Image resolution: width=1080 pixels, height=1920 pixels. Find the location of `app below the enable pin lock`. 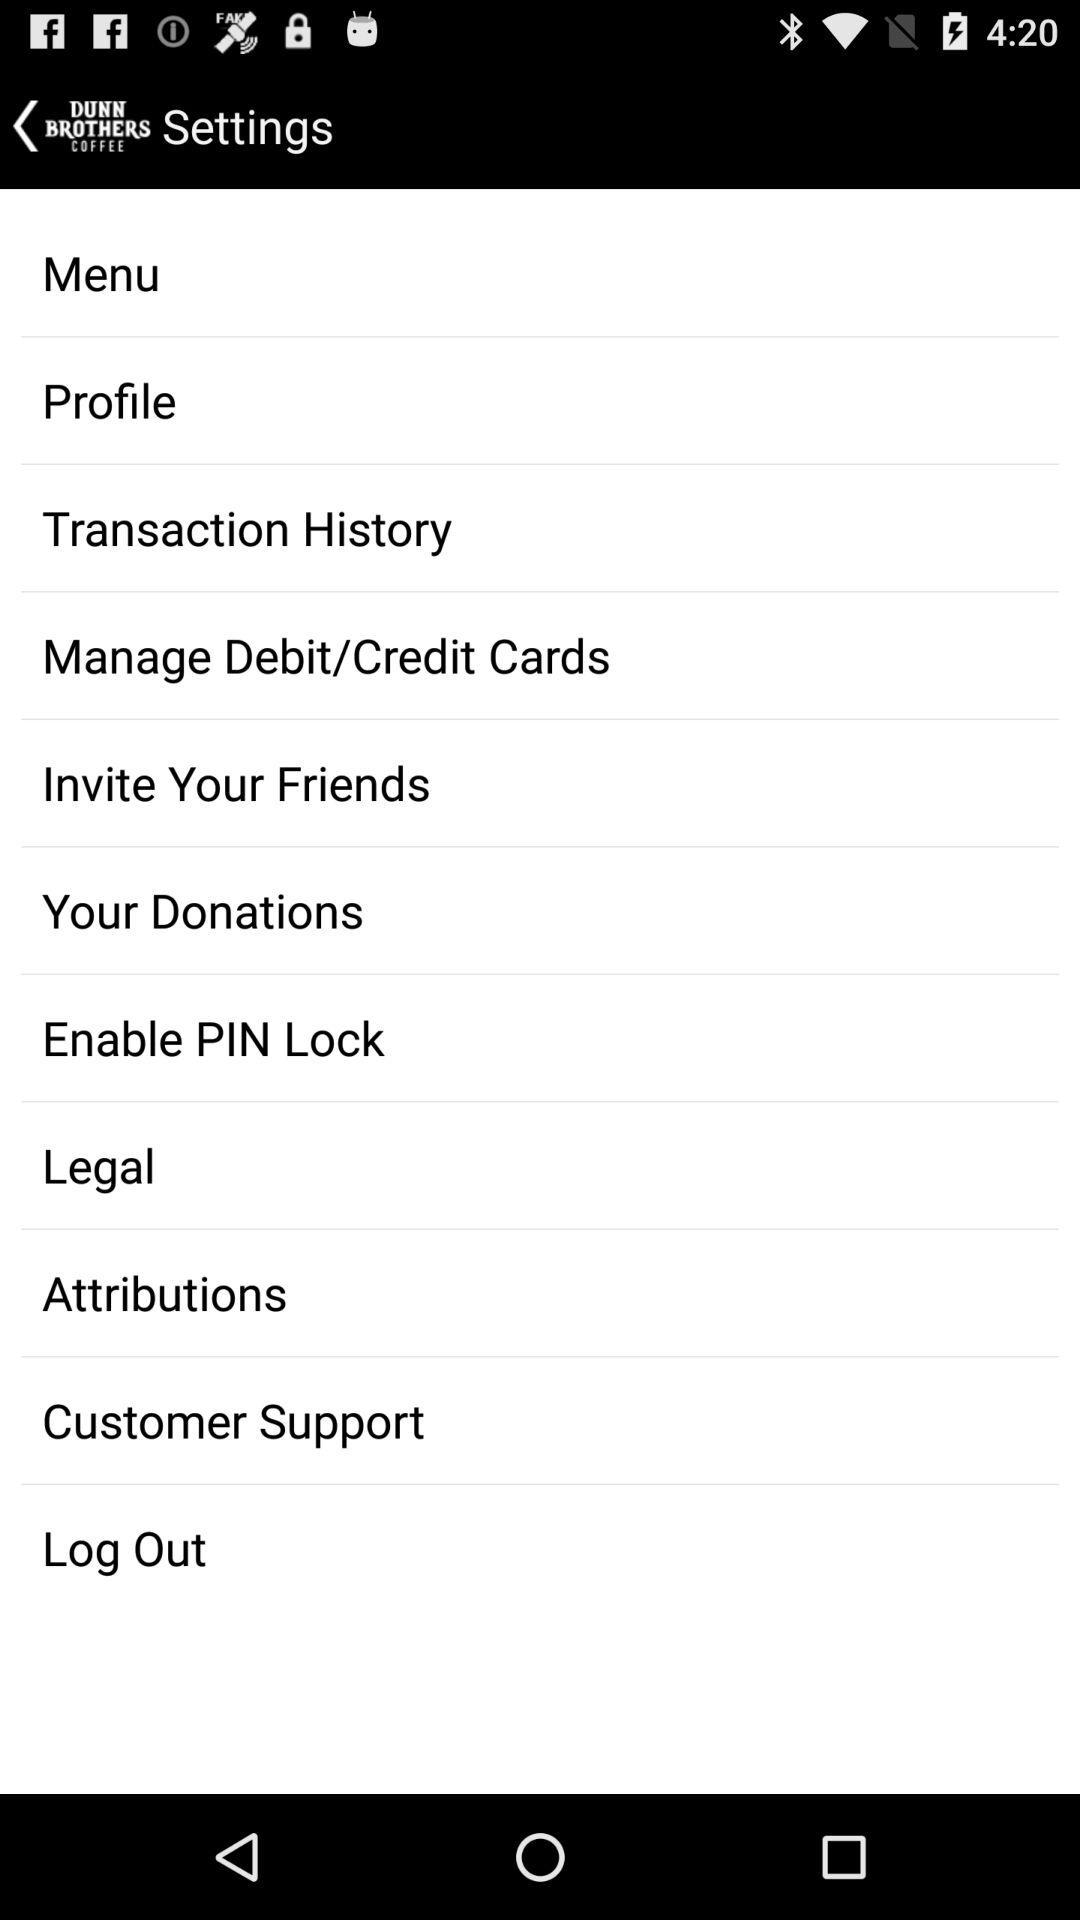

app below the enable pin lock is located at coordinates (540, 1165).